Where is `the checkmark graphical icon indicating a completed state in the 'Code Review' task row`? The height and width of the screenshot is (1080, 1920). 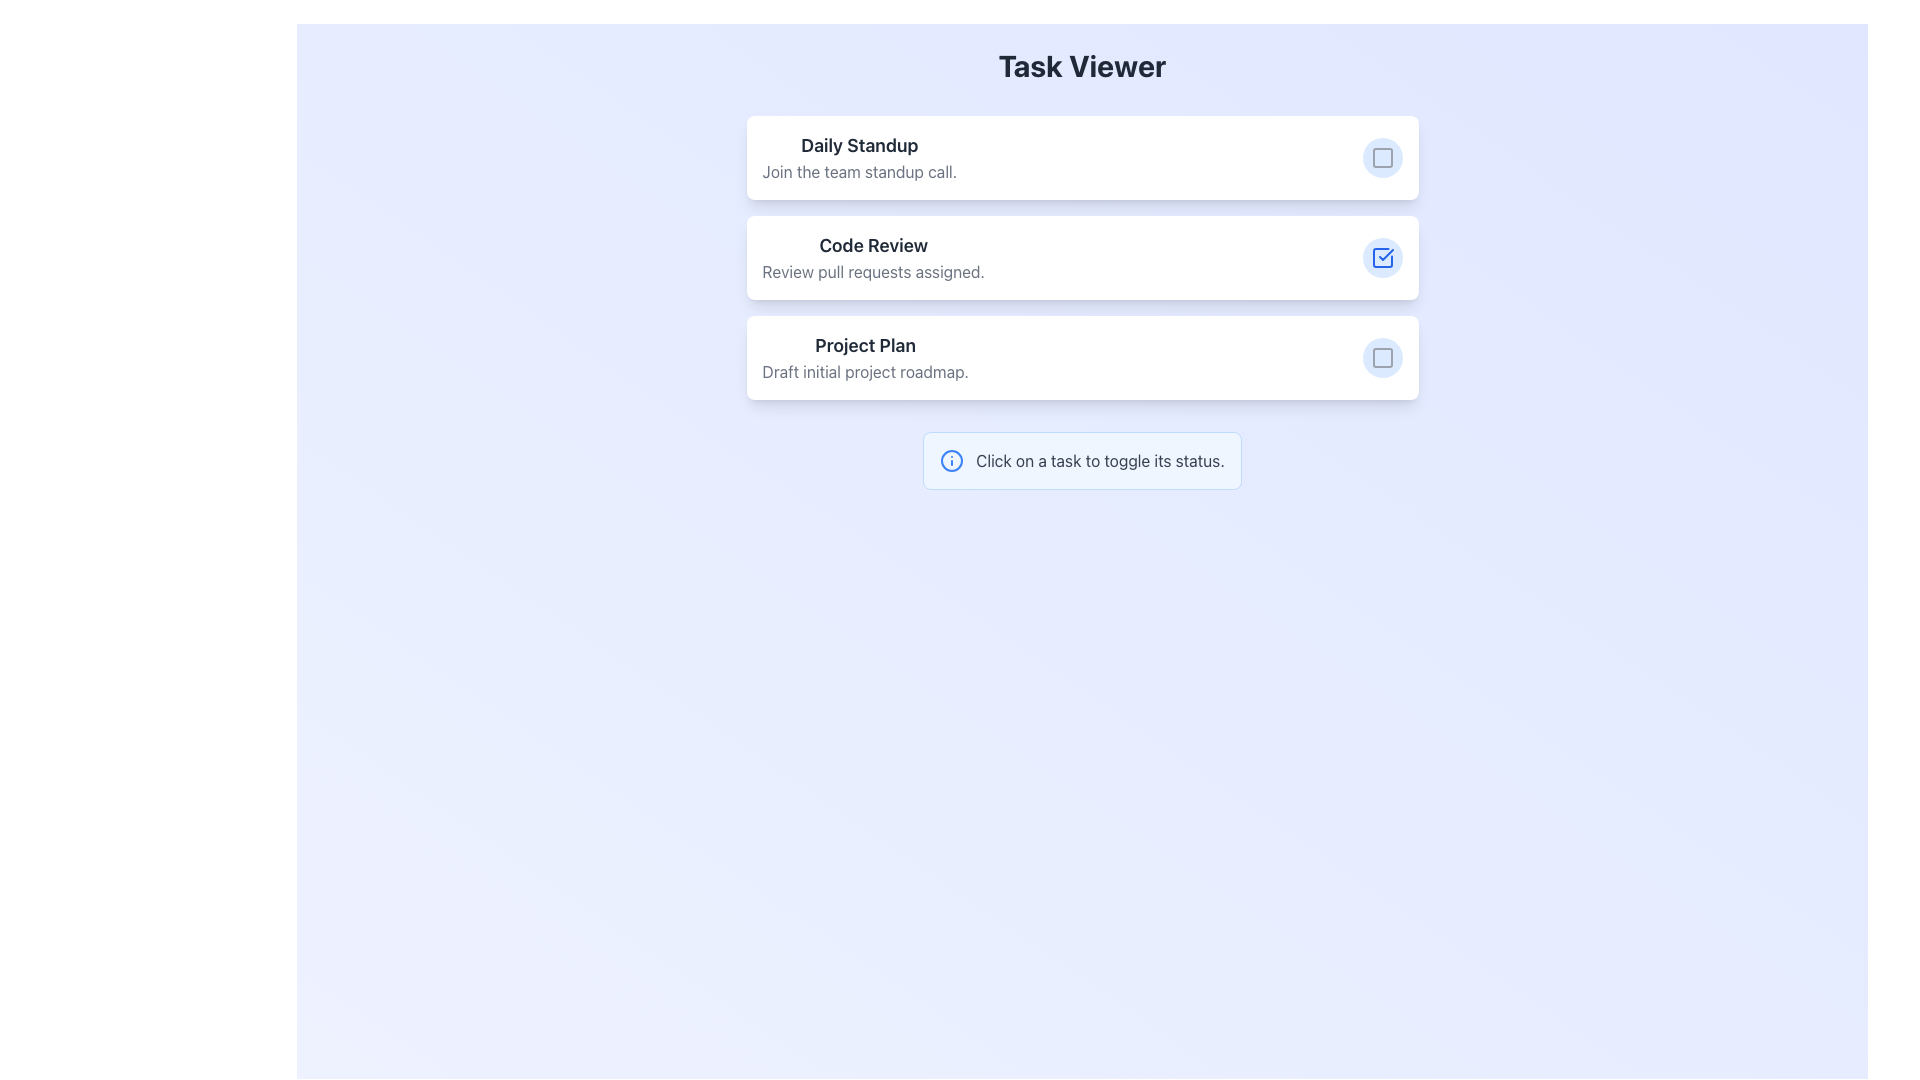 the checkmark graphical icon indicating a completed state in the 'Code Review' task row is located at coordinates (1385, 253).